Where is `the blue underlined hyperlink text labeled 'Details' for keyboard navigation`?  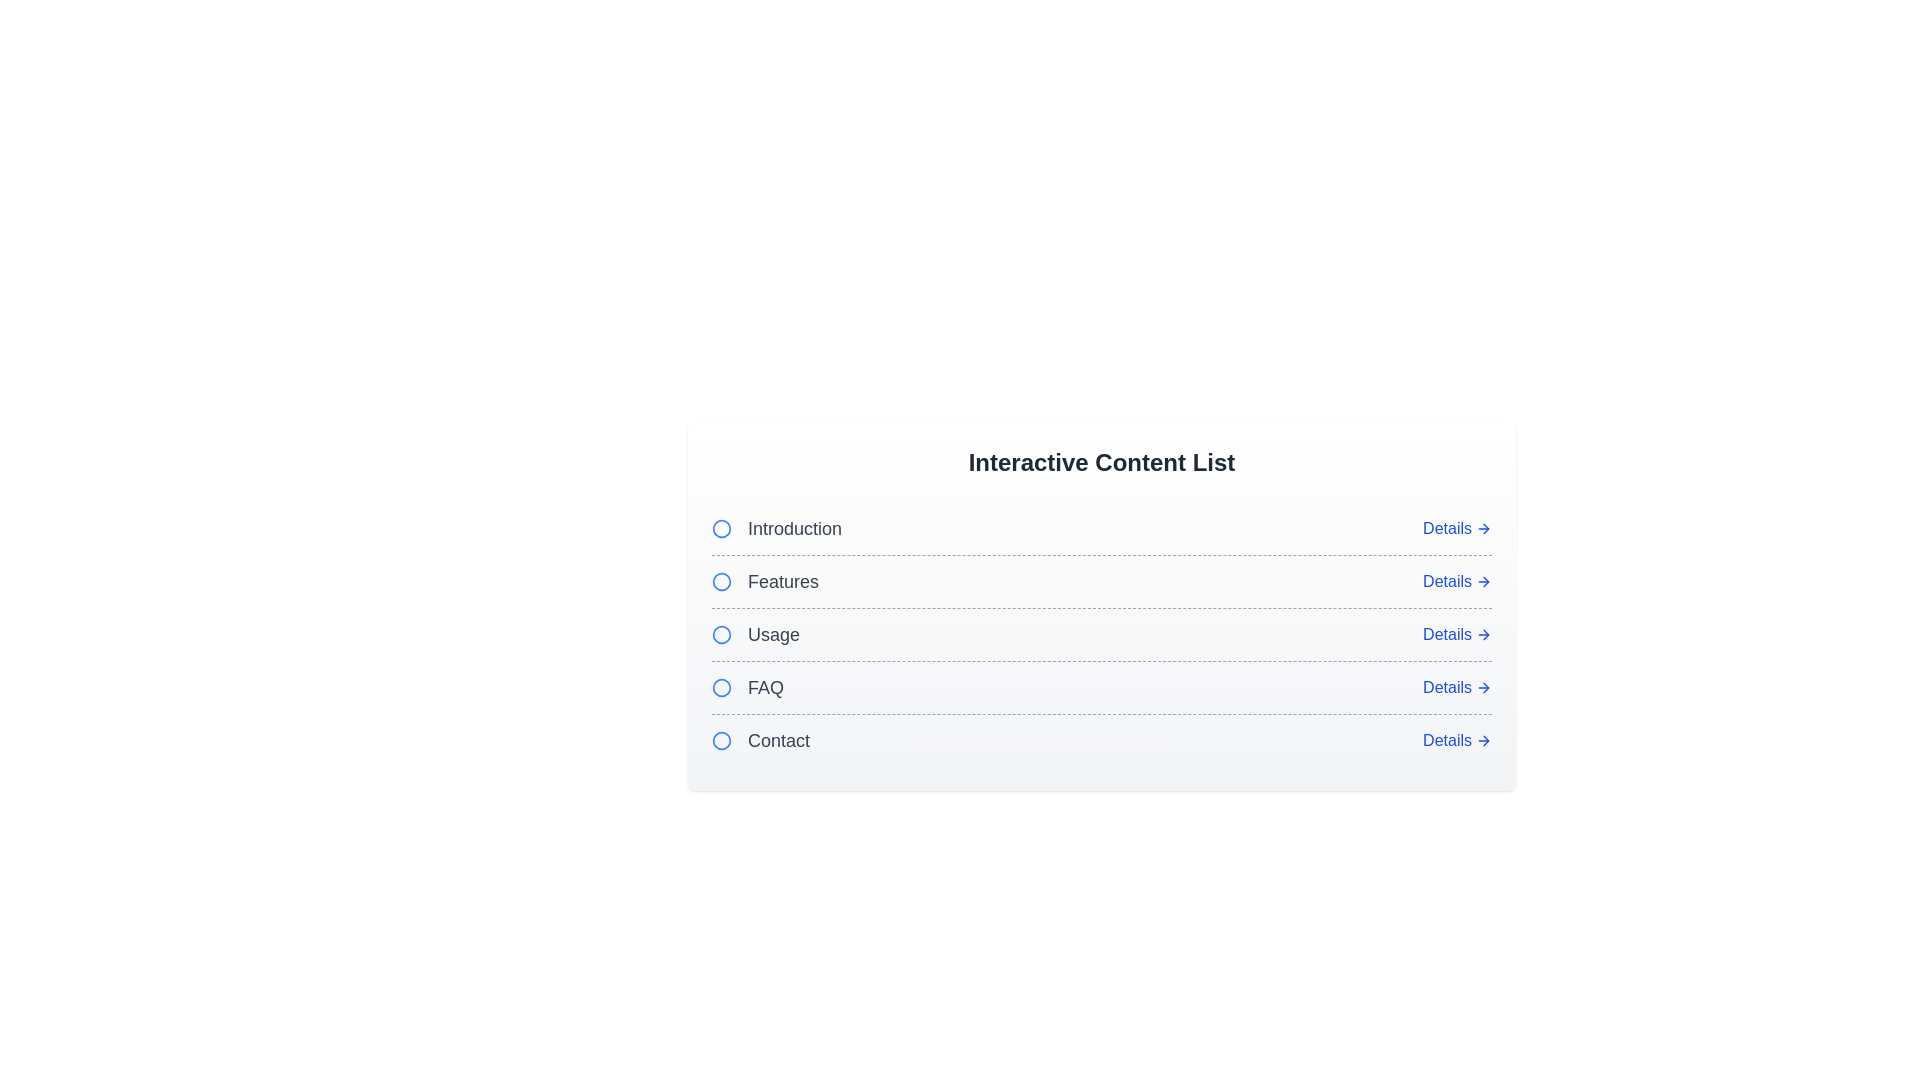 the blue underlined hyperlink text labeled 'Details' for keyboard navigation is located at coordinates (1447, 635).